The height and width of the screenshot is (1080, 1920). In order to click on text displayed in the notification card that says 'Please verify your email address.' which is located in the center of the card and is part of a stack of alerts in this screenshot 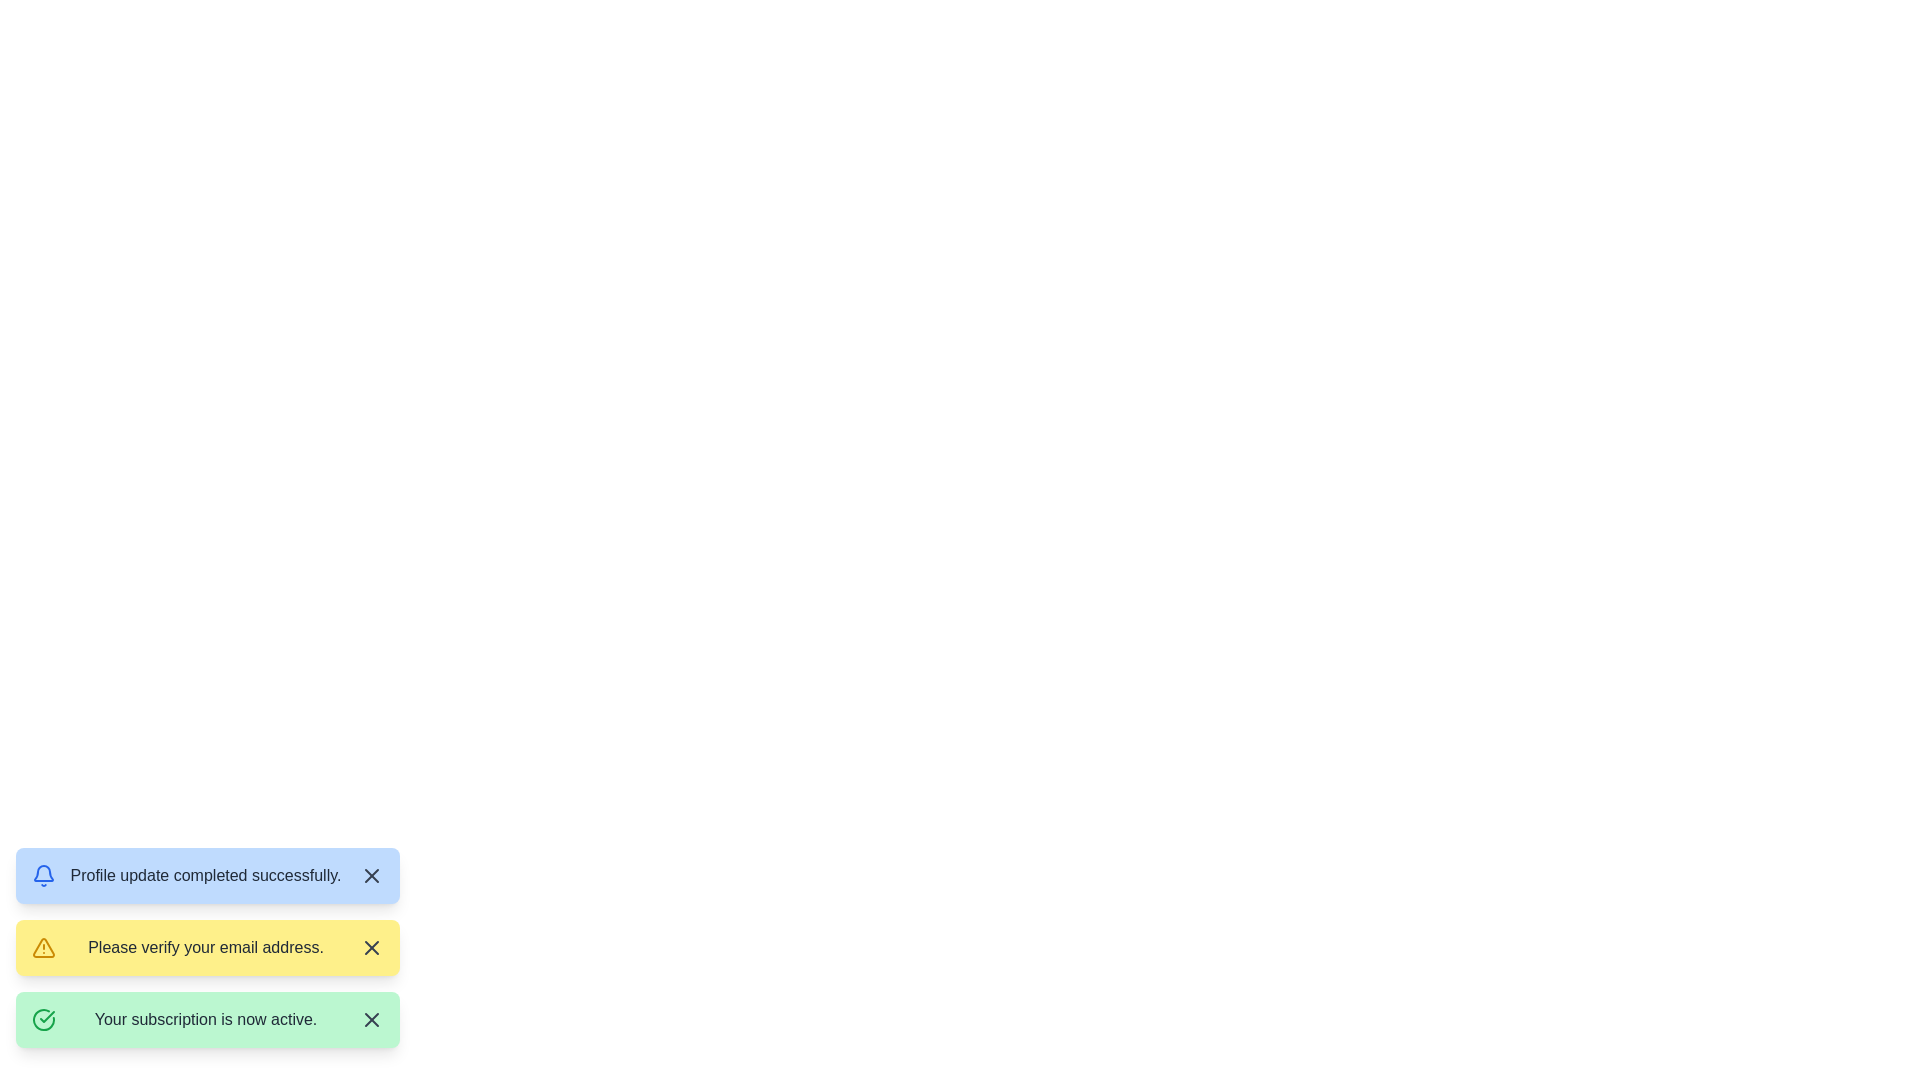, I will do `click(206, 947)`.